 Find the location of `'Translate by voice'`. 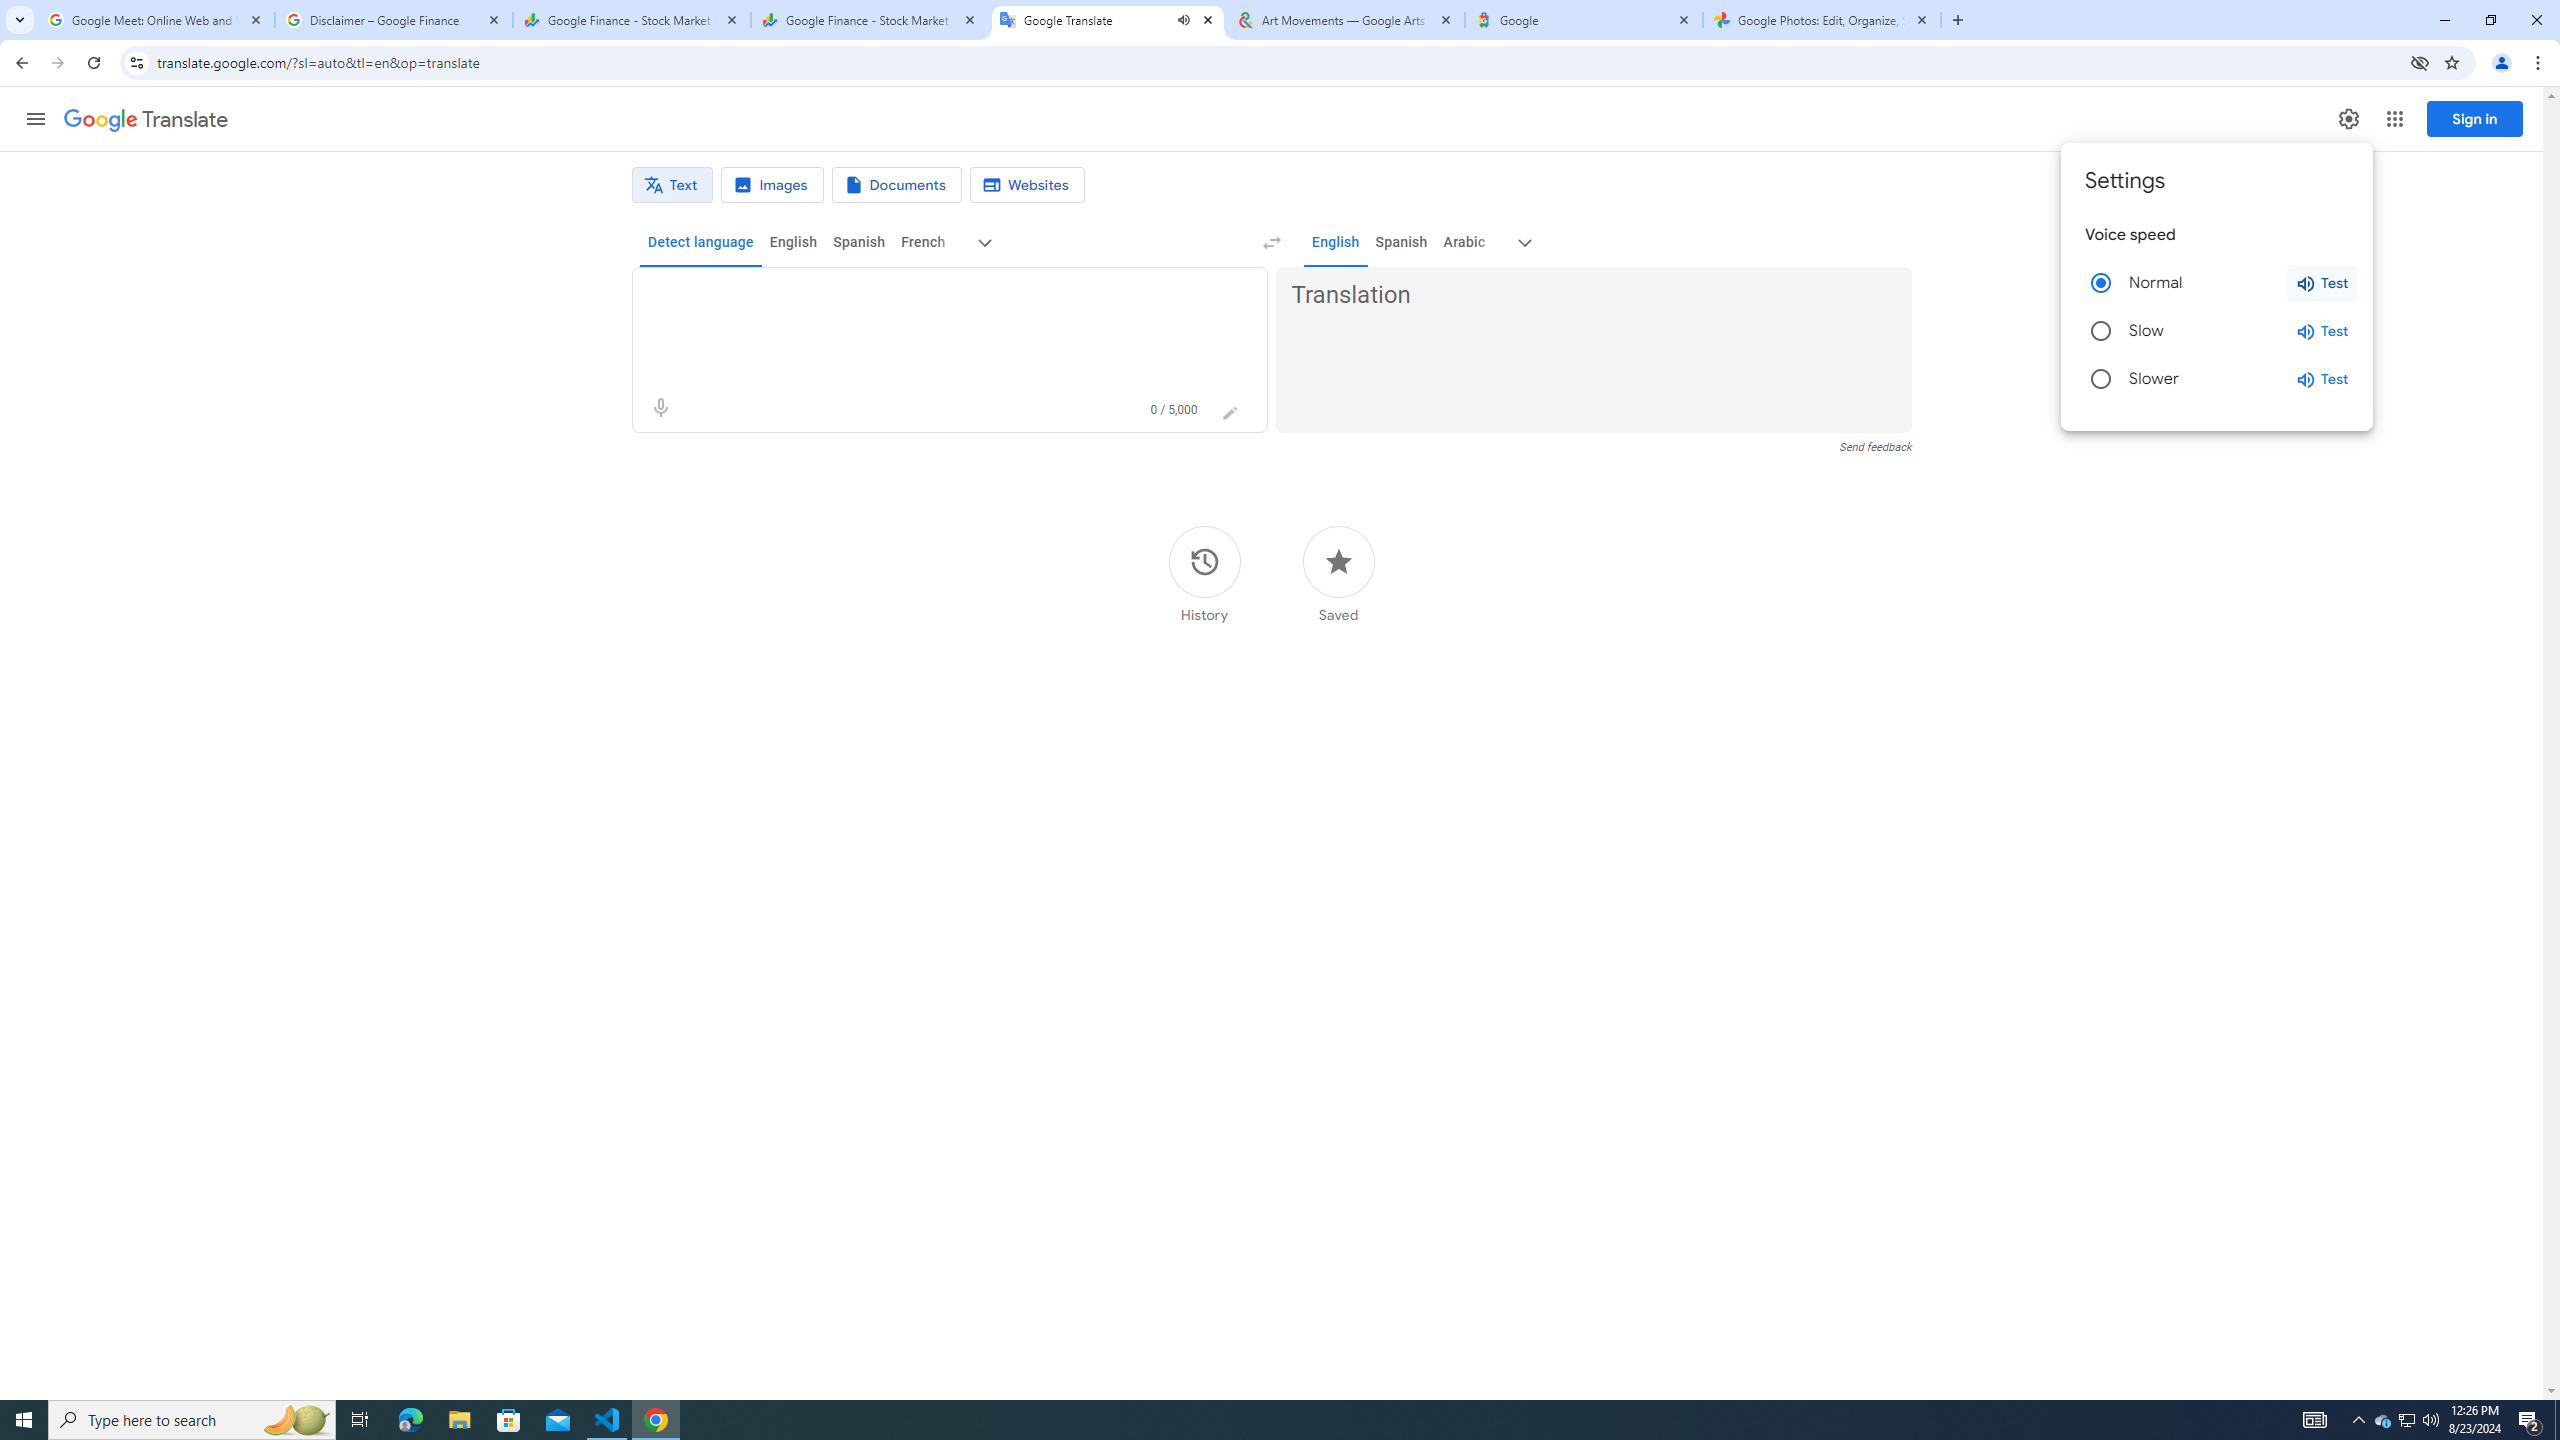

'Translate by voice' is located at coordinates (660, 407).